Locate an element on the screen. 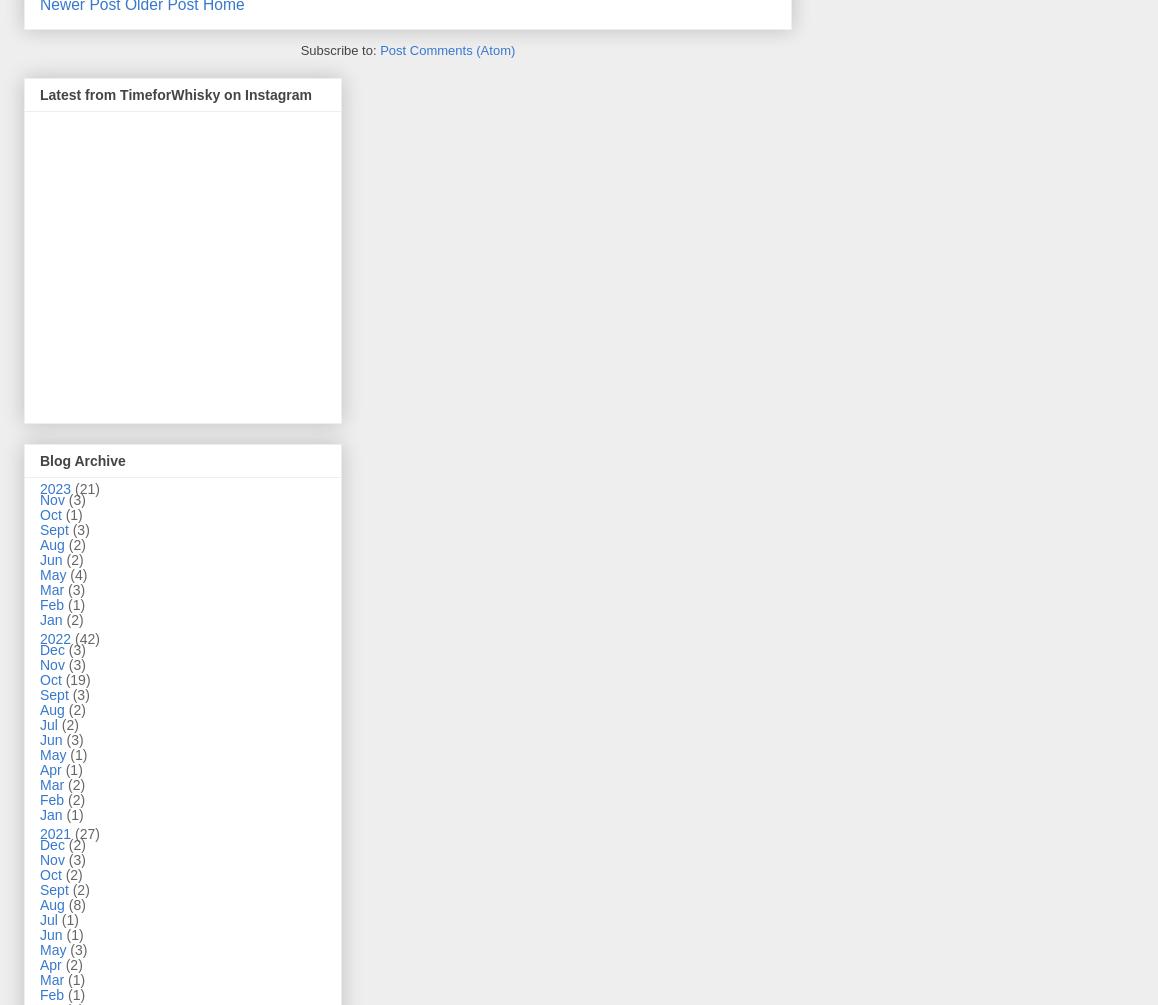  'Latest from TimeforWhisky on Instagram' is located at coordinates (176, 93).